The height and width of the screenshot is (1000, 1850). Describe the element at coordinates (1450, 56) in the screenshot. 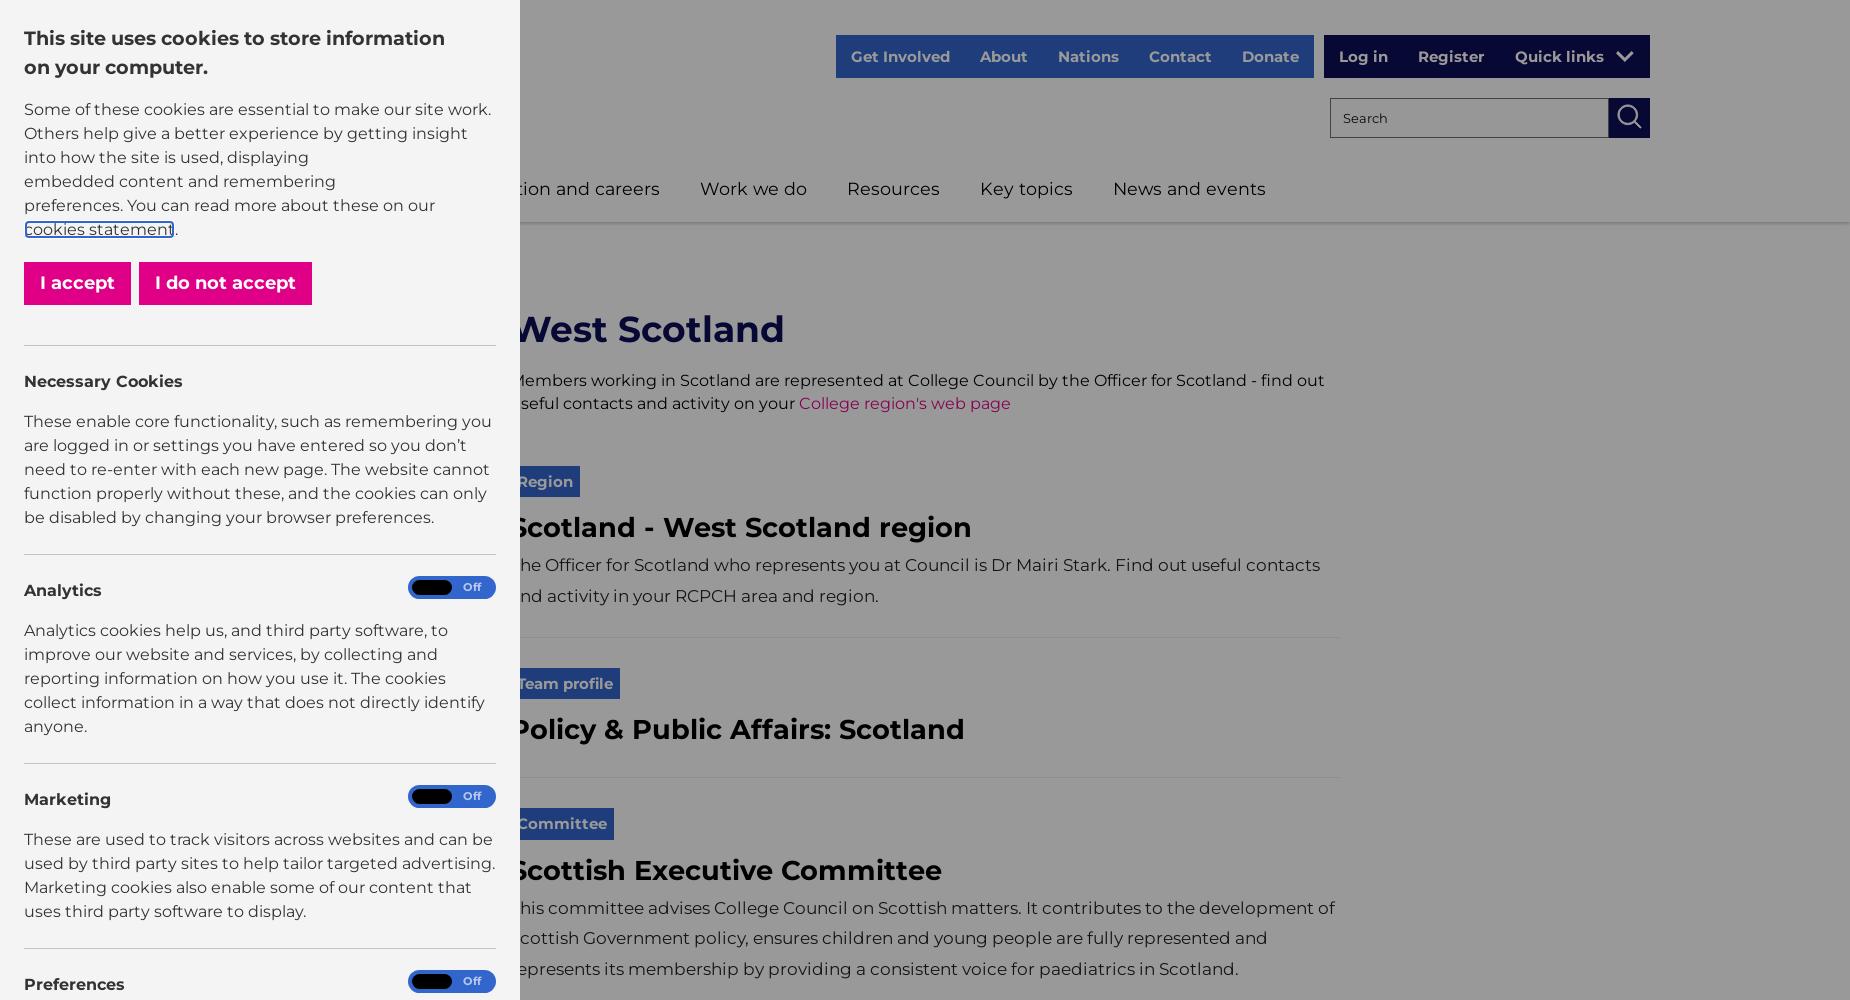

I see `'Register'` at that location.